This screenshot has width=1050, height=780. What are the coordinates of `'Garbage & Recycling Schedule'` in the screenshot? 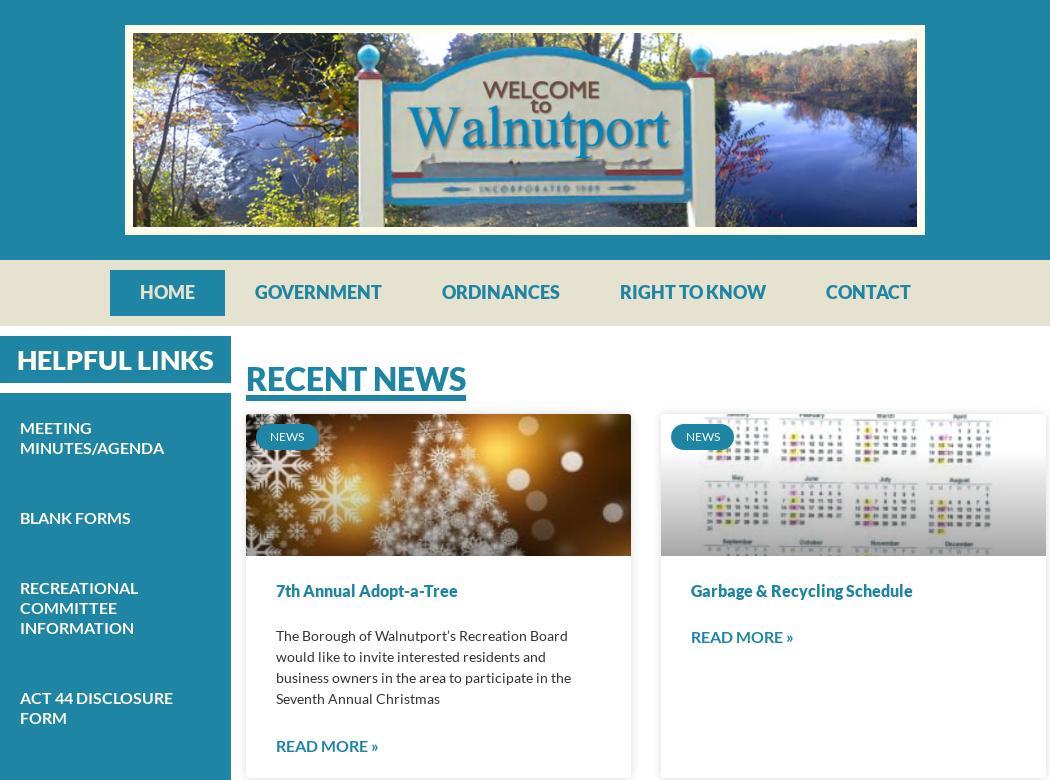 It's located at (691, 590).